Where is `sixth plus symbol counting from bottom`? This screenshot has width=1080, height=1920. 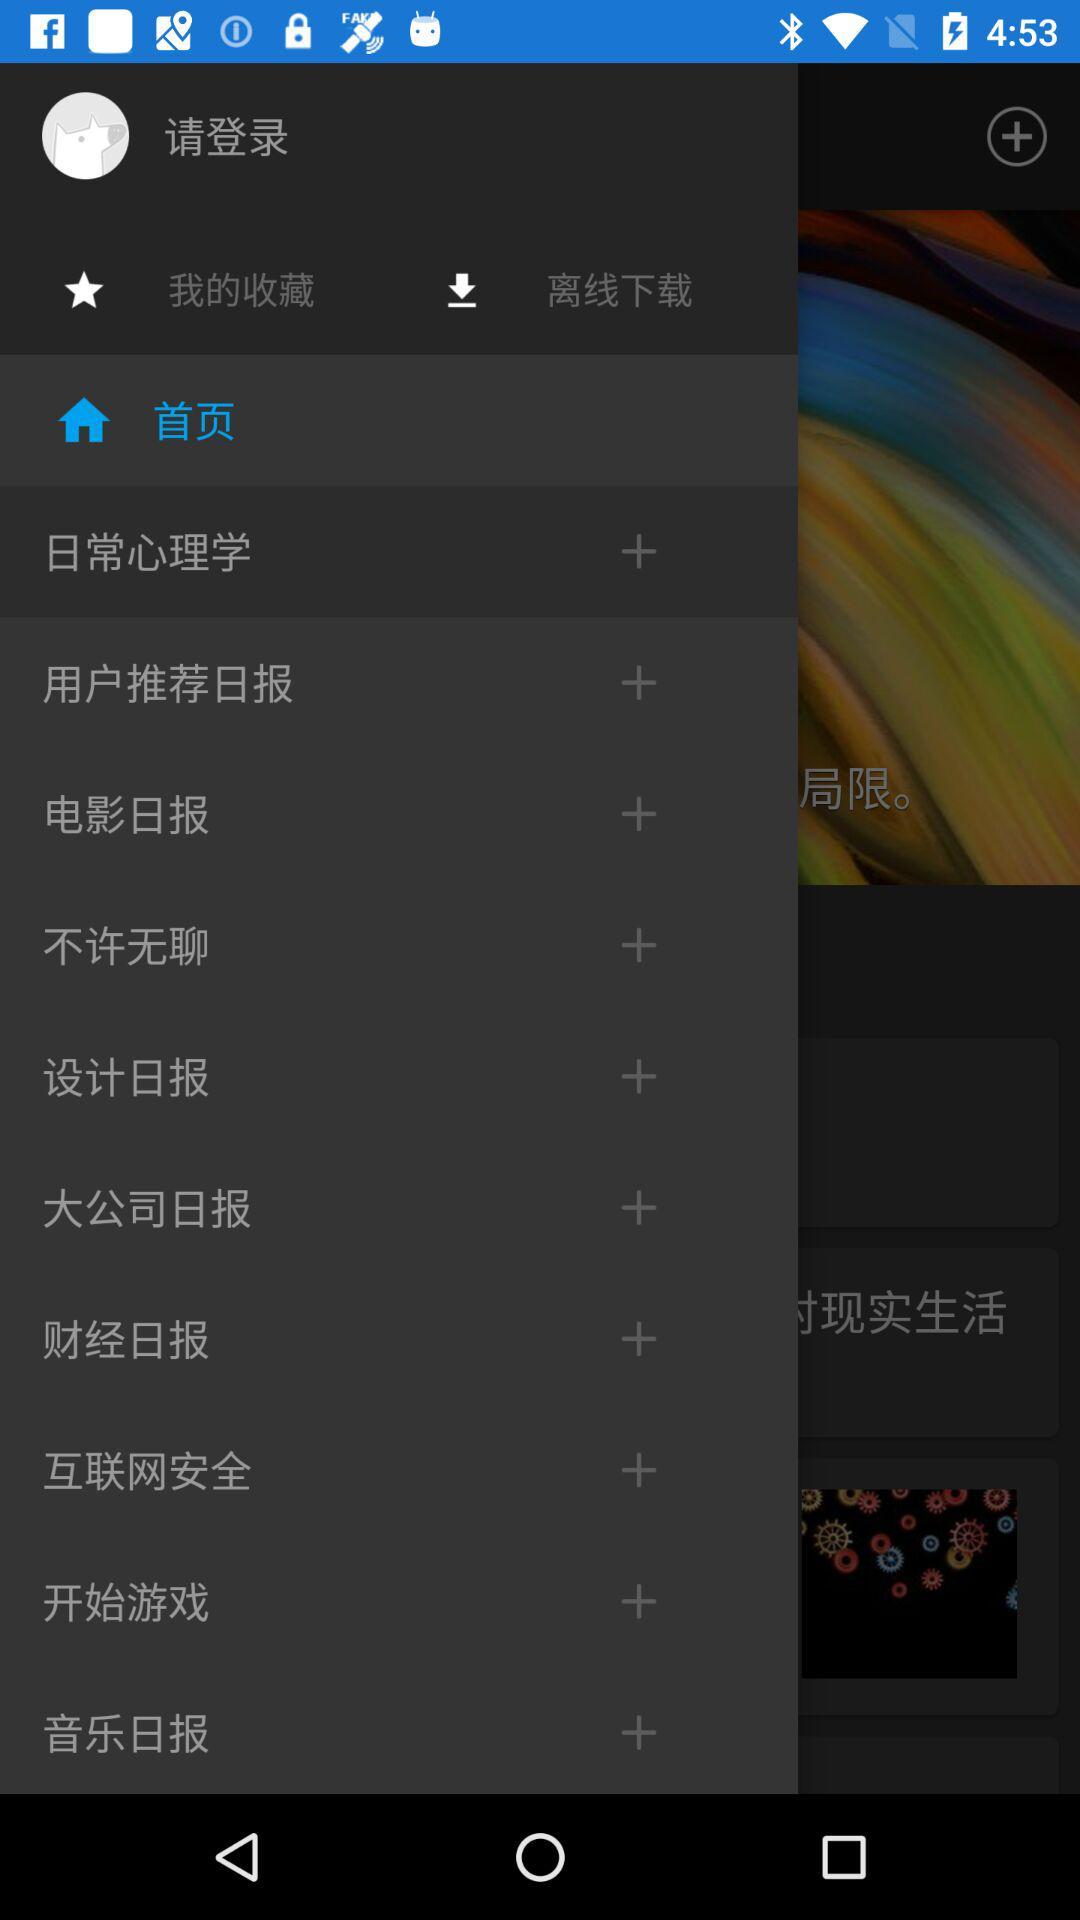 sixth plus symbol counting from bottom is located at coordinates (616, 682).